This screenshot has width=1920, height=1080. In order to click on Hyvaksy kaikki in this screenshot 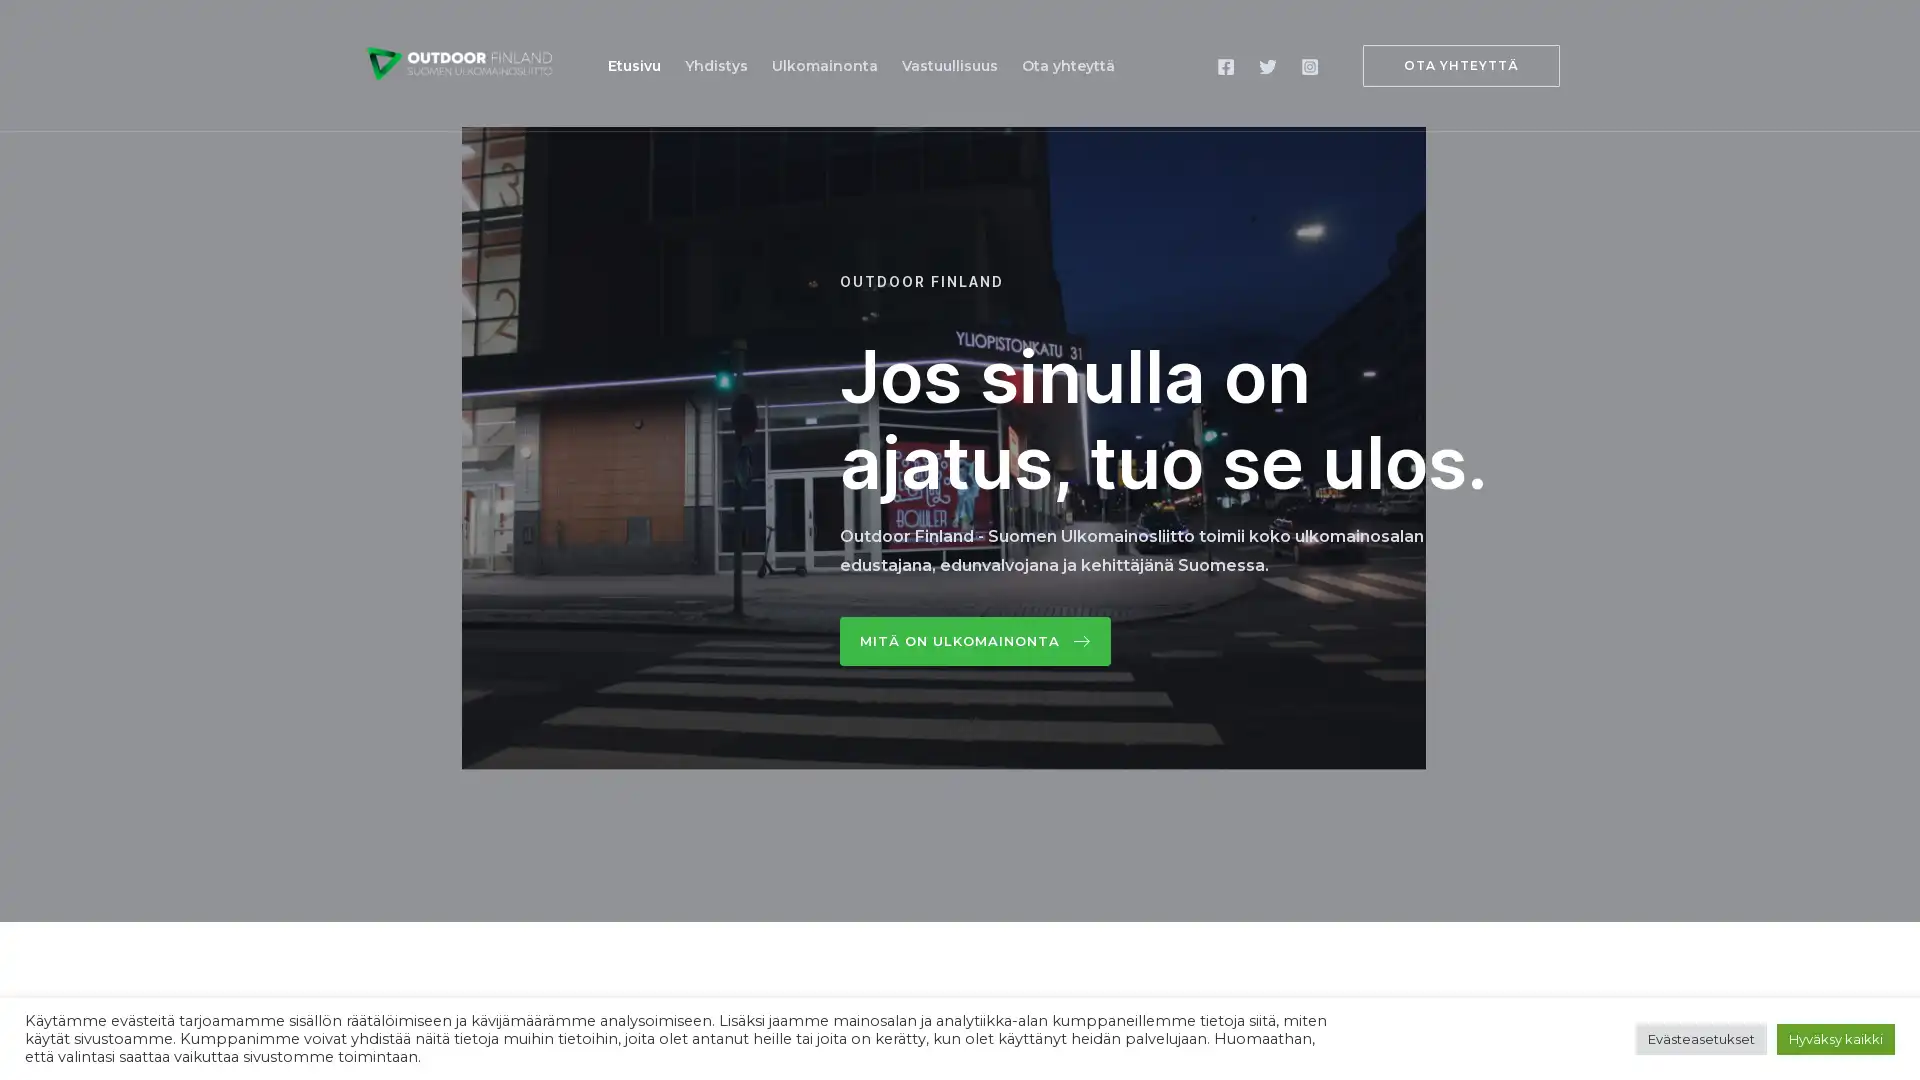, I will do `click(1836, 1037)`.